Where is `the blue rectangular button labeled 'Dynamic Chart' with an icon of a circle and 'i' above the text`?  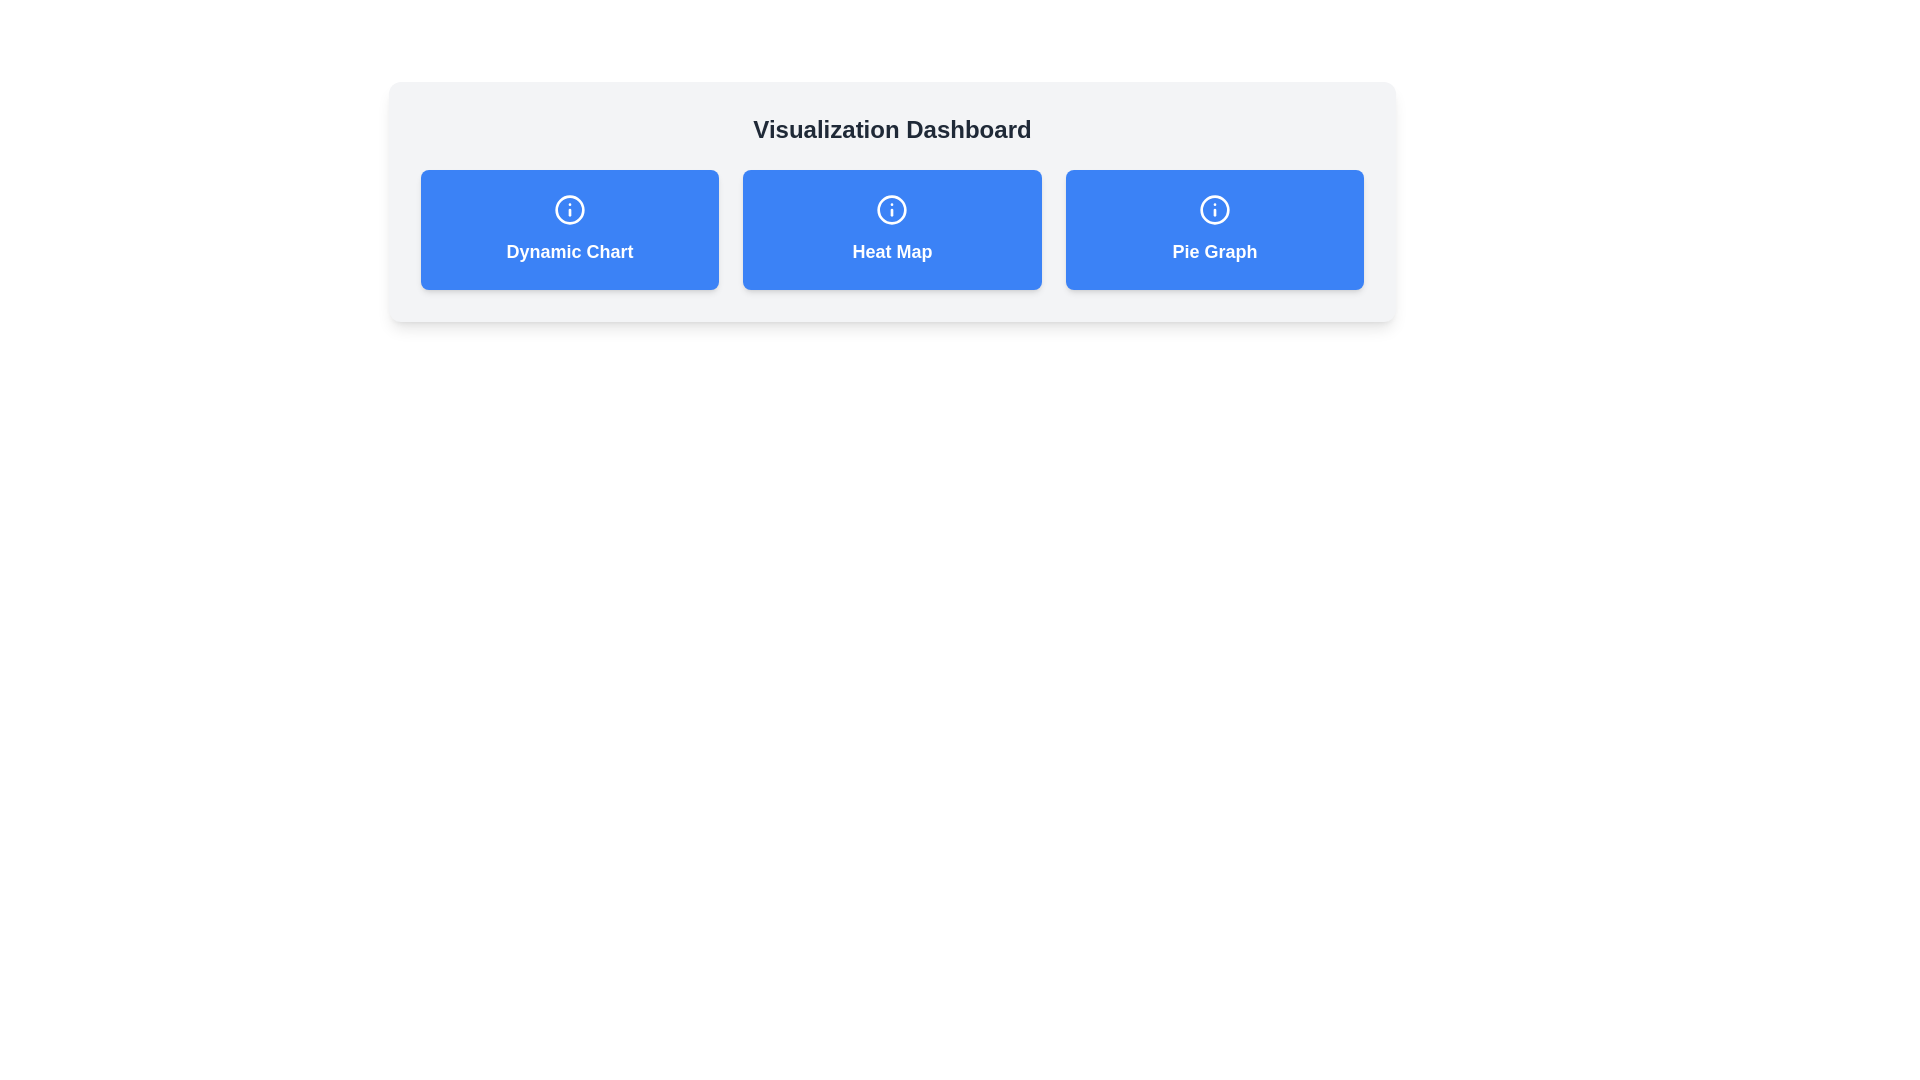
the blue rectangular button labeled 'Dynamic Chart' with an icon of a circle and 'i' above the text is located at coordinates (569, 229).